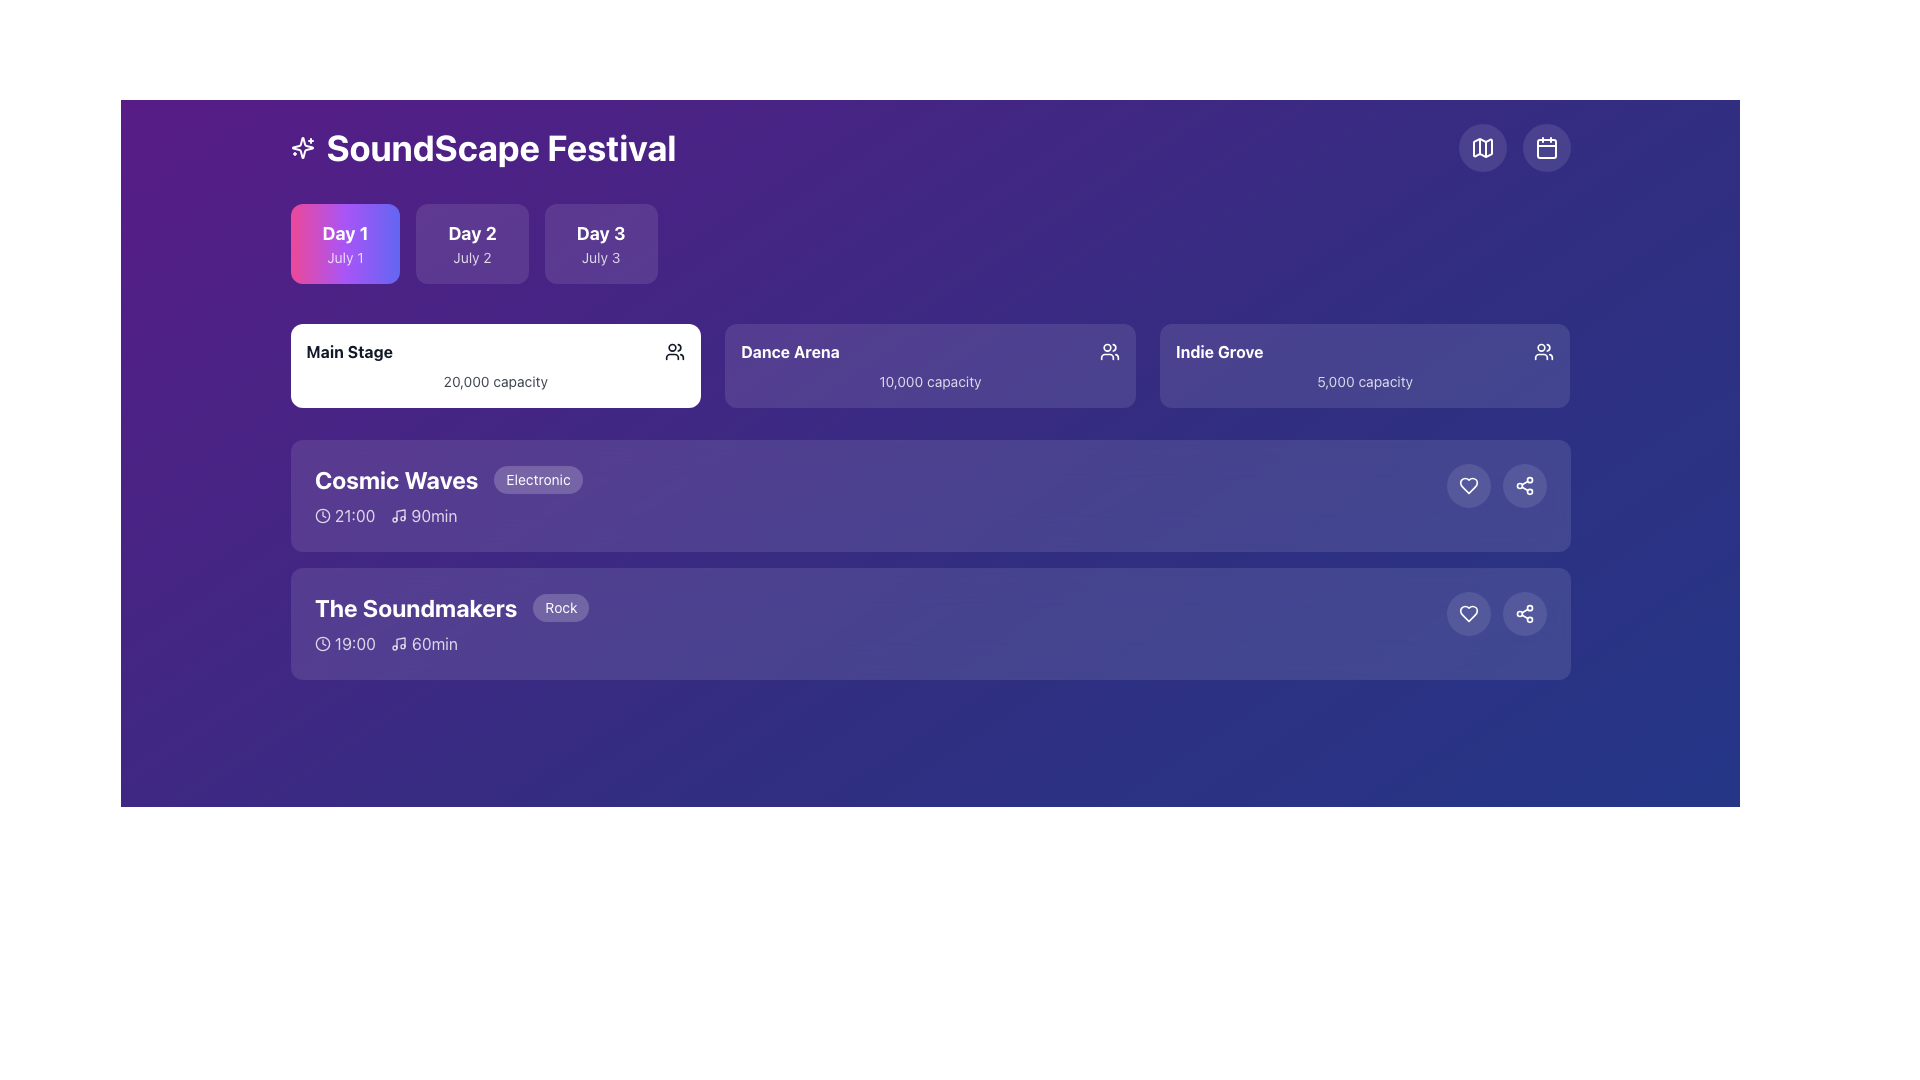 The width and height of the screenshot is (1920, 1080). What do you see at coordinates (1468, 486) in the screenshot?
I see `the heart icon located on the right side of the second row of the list, which is contained within a circular button with a semi-transparent white background, to favorite the content` at bounding box center [1468, 486].